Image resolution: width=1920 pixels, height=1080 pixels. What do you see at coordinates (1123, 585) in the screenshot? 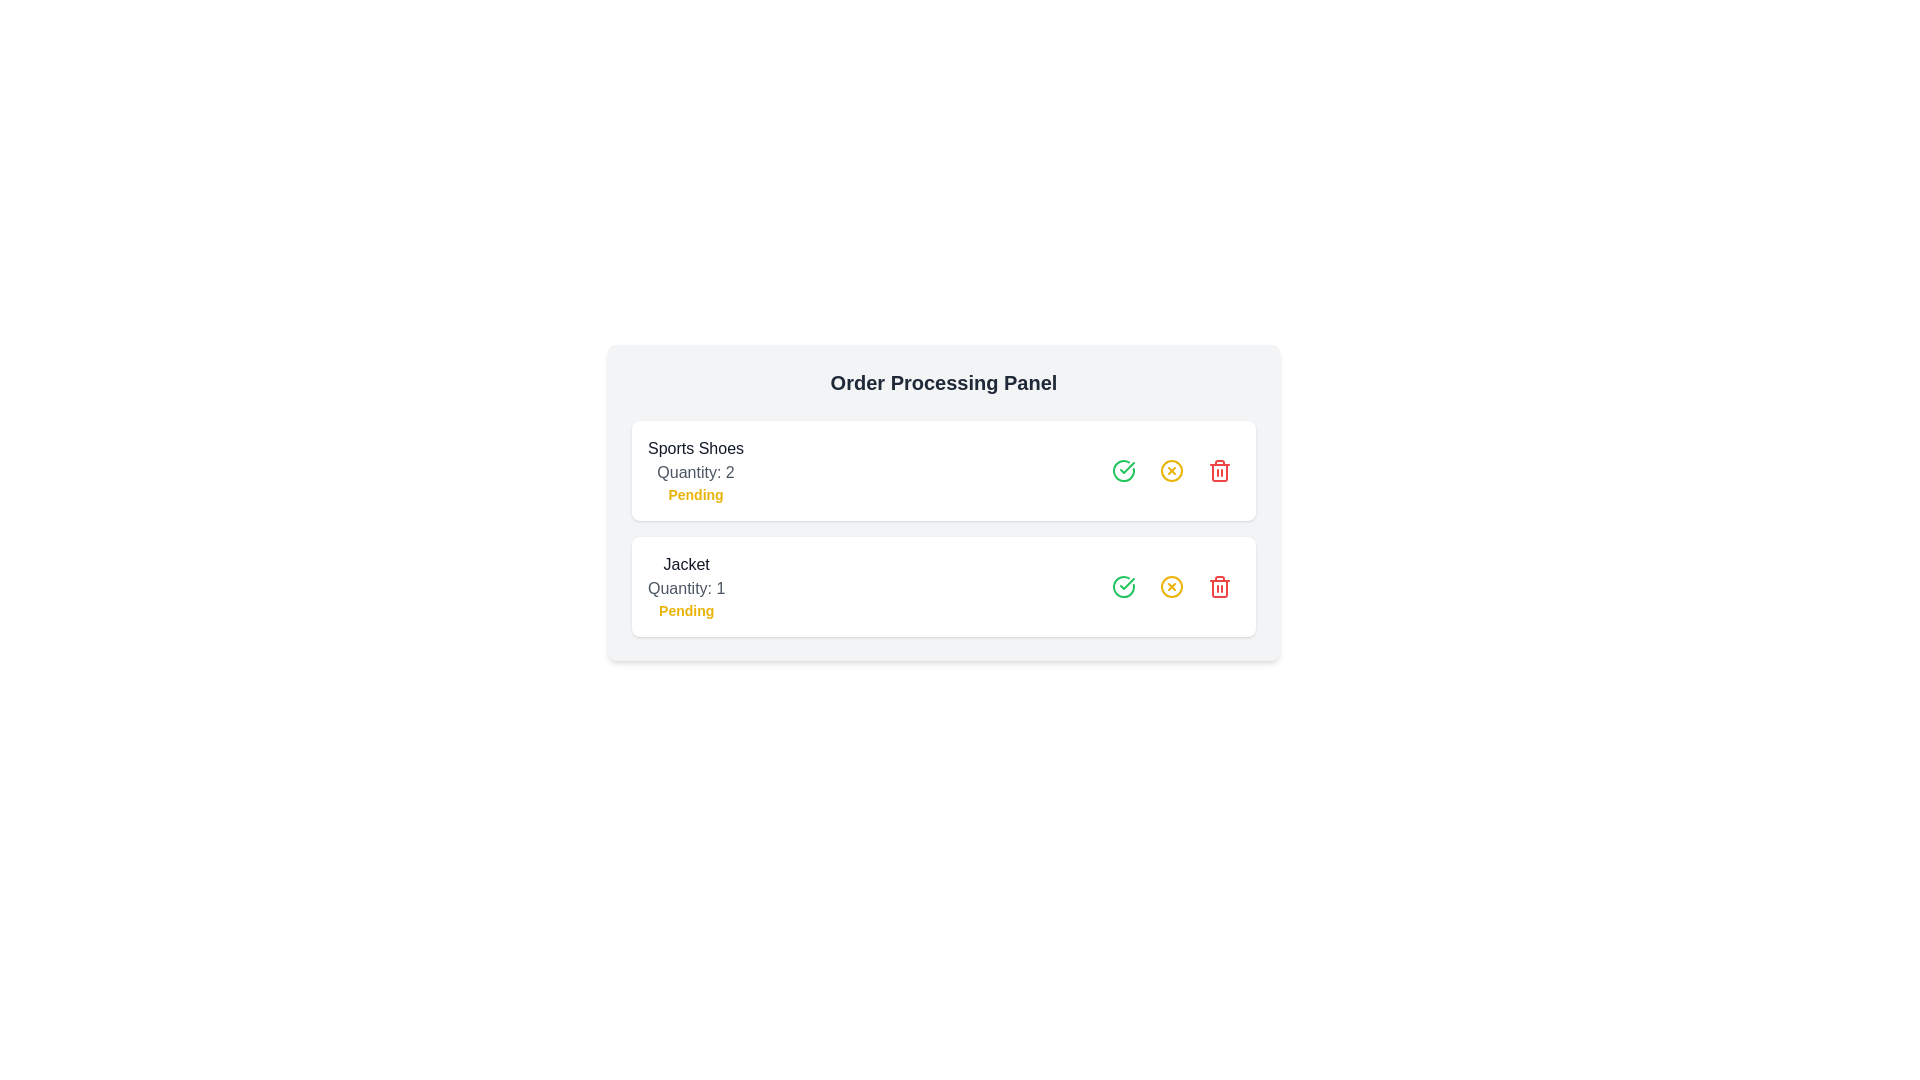
I see `the confirmation icon (check mark enclosed in a circle) located in the 'Jacket' order item within the 'Order Processing Panel' to mark this order as confirmed` at bounding box center [1123, 585].